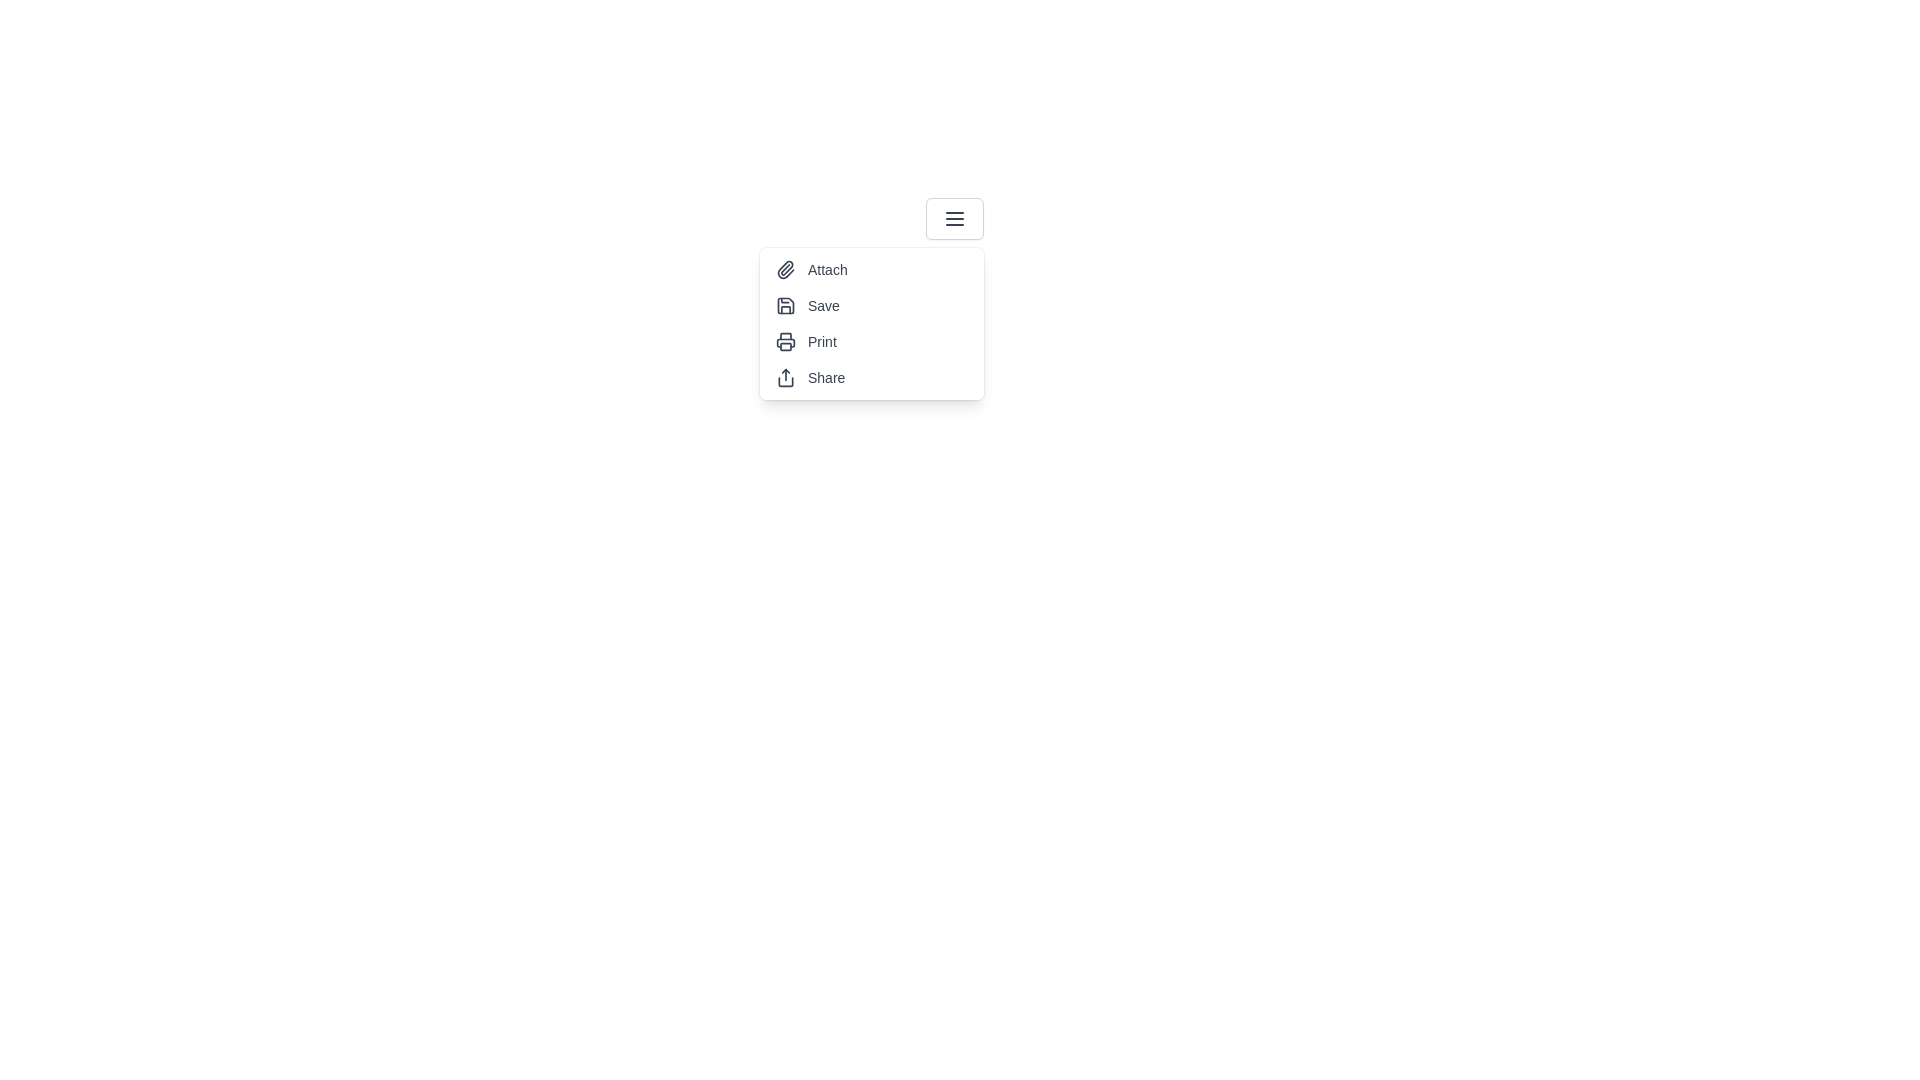 The width and height of the screenshot is (1920, 1080). Describe the element at coordinates (785, 305) in the screenshot. I see `the save icon SVG element located next to the 'Save' menu option in the dropdown menu using assistive technologies` at that location.